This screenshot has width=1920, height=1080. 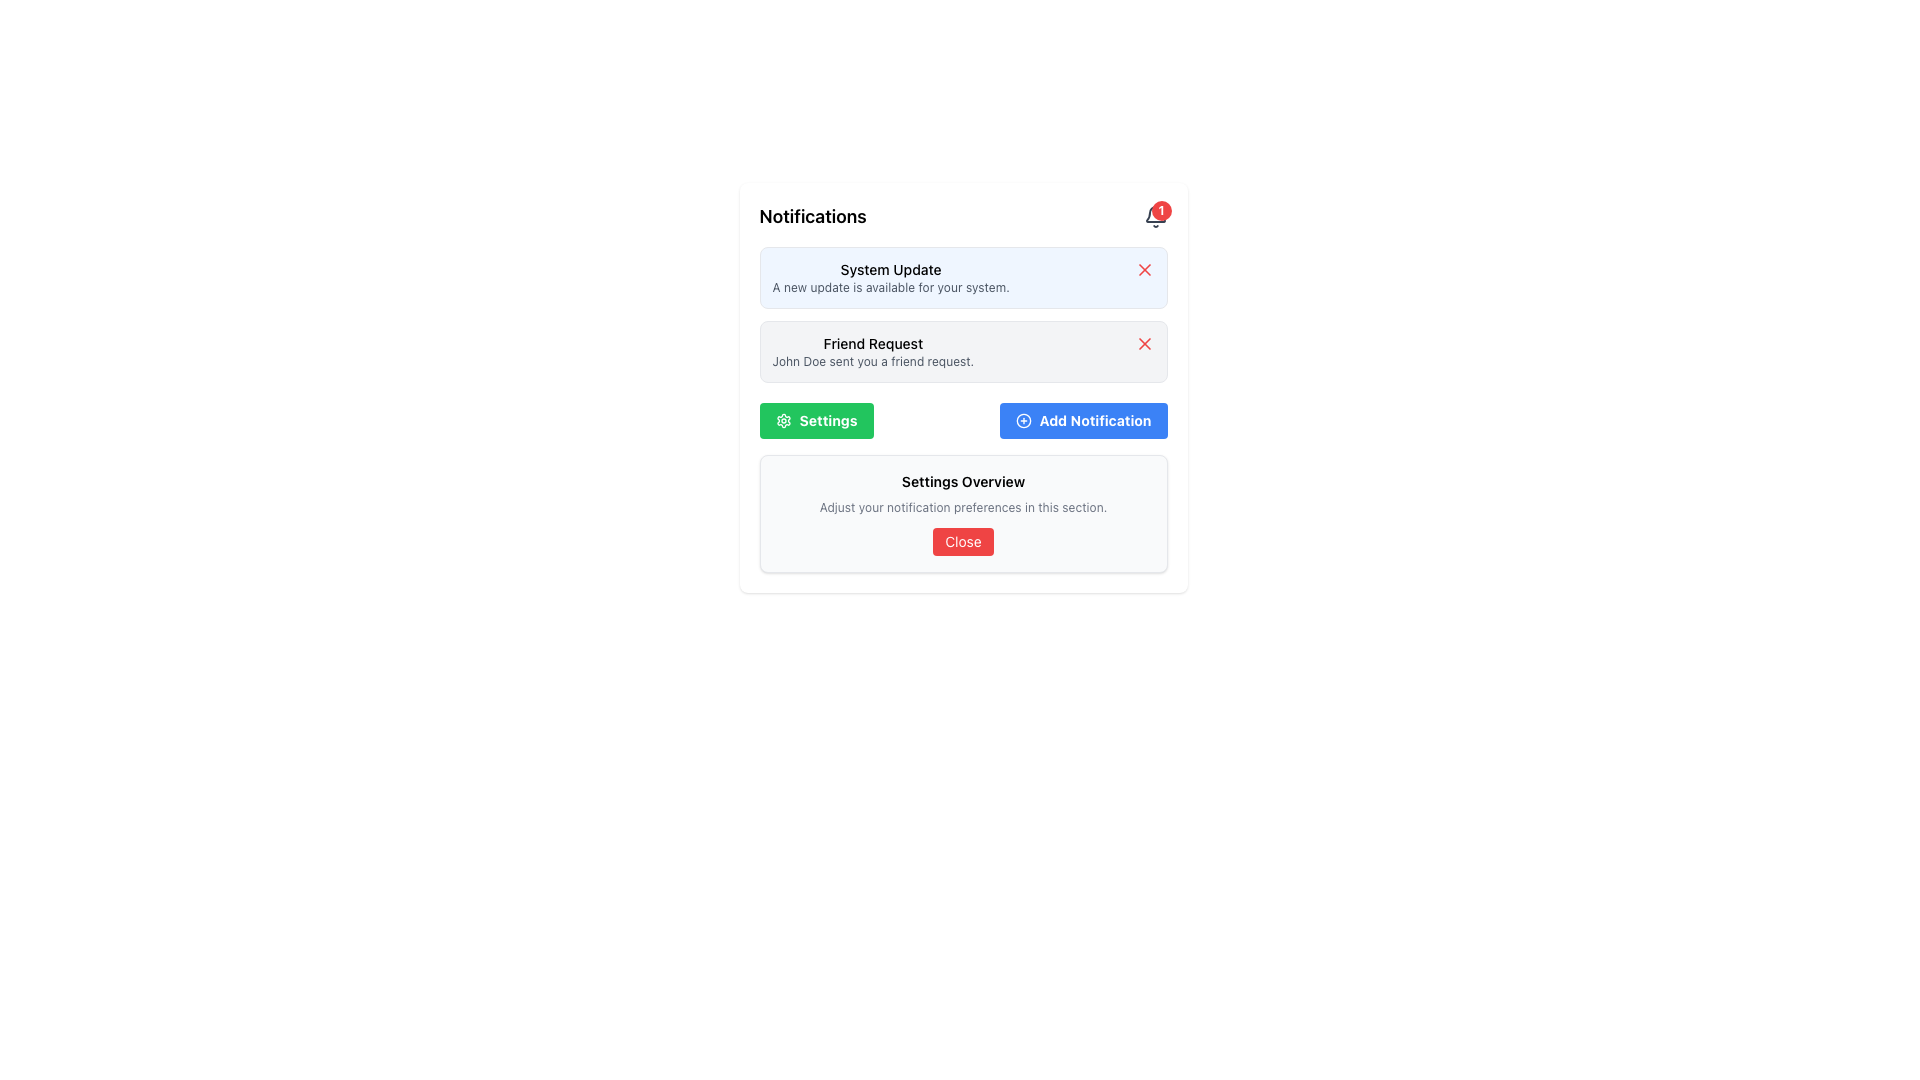 I want to click on lower main arc of the bell icon, which is located in the top-right corner of the notification interface, so click(x=1155, y=214).